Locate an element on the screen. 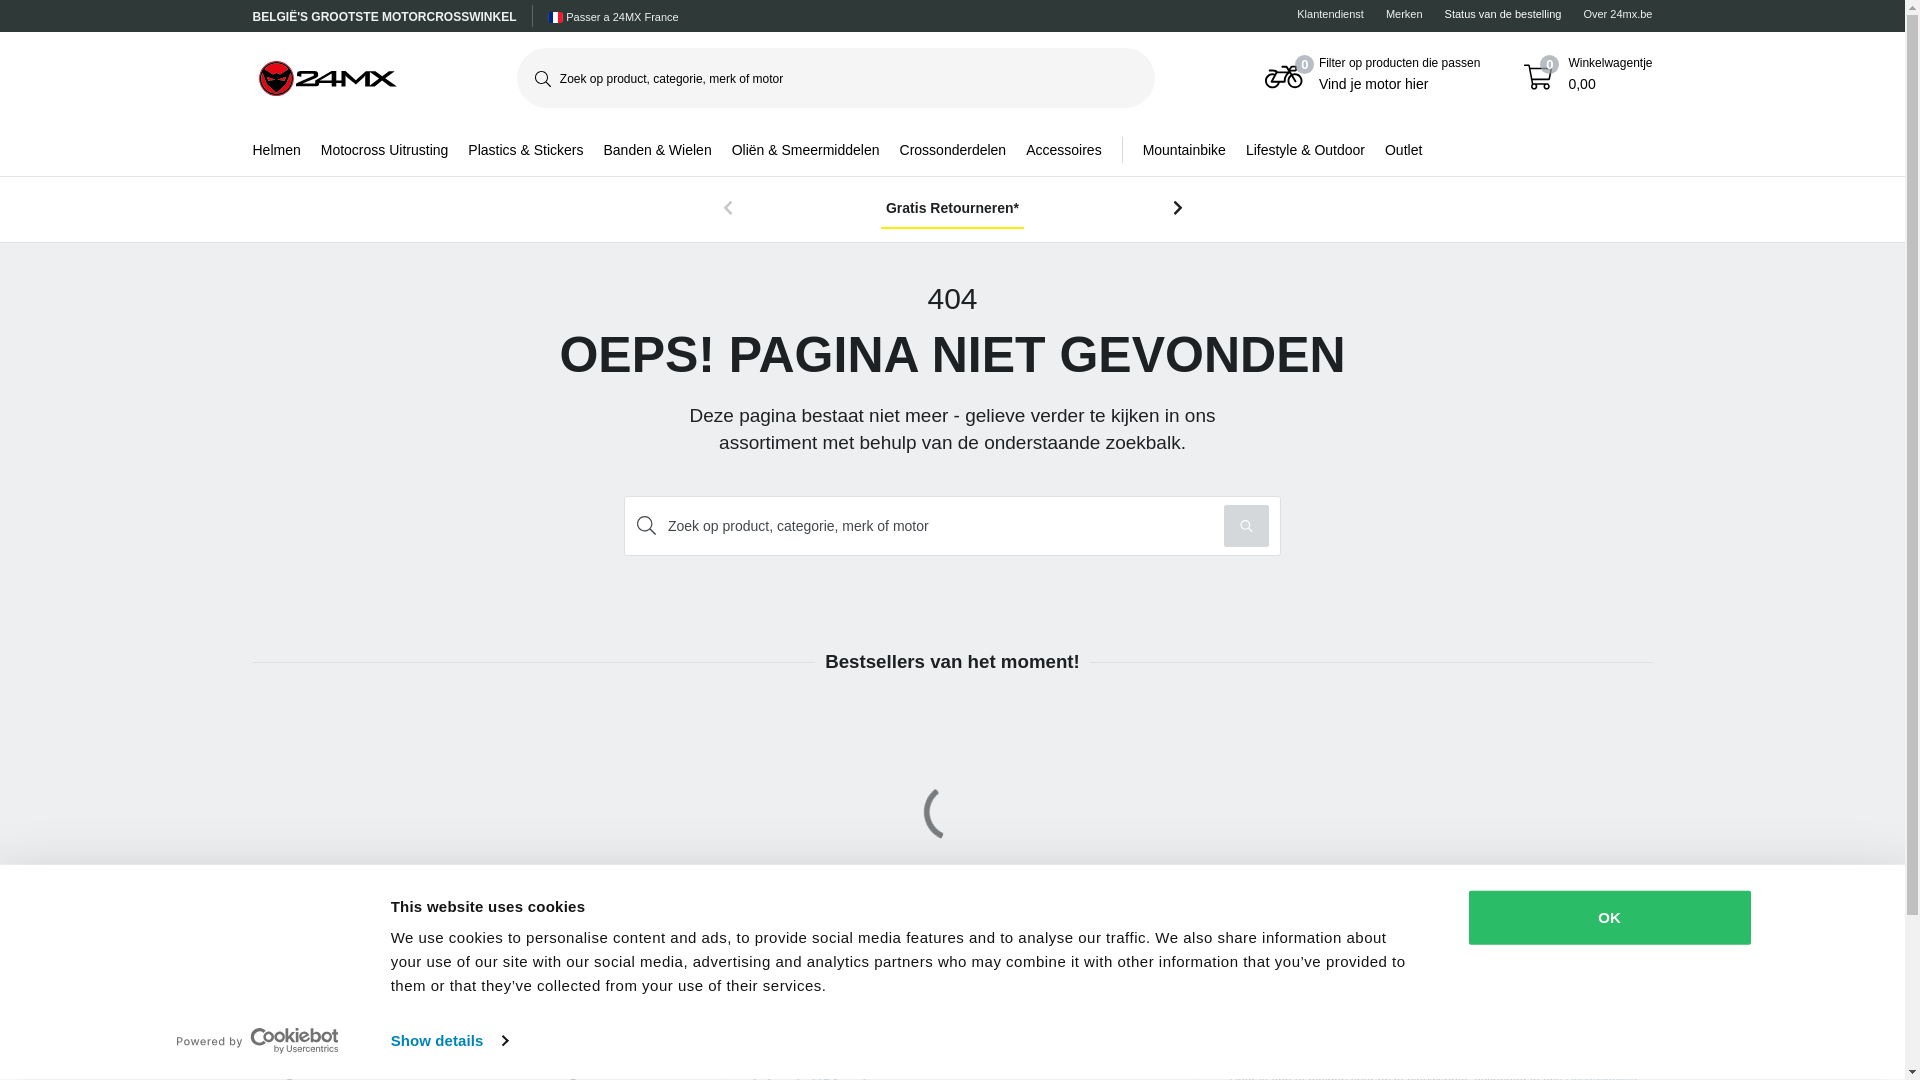 The height and width of the screenshot is (1080, 1920). 'Accessoires' is located at coordinates (1062, 149).